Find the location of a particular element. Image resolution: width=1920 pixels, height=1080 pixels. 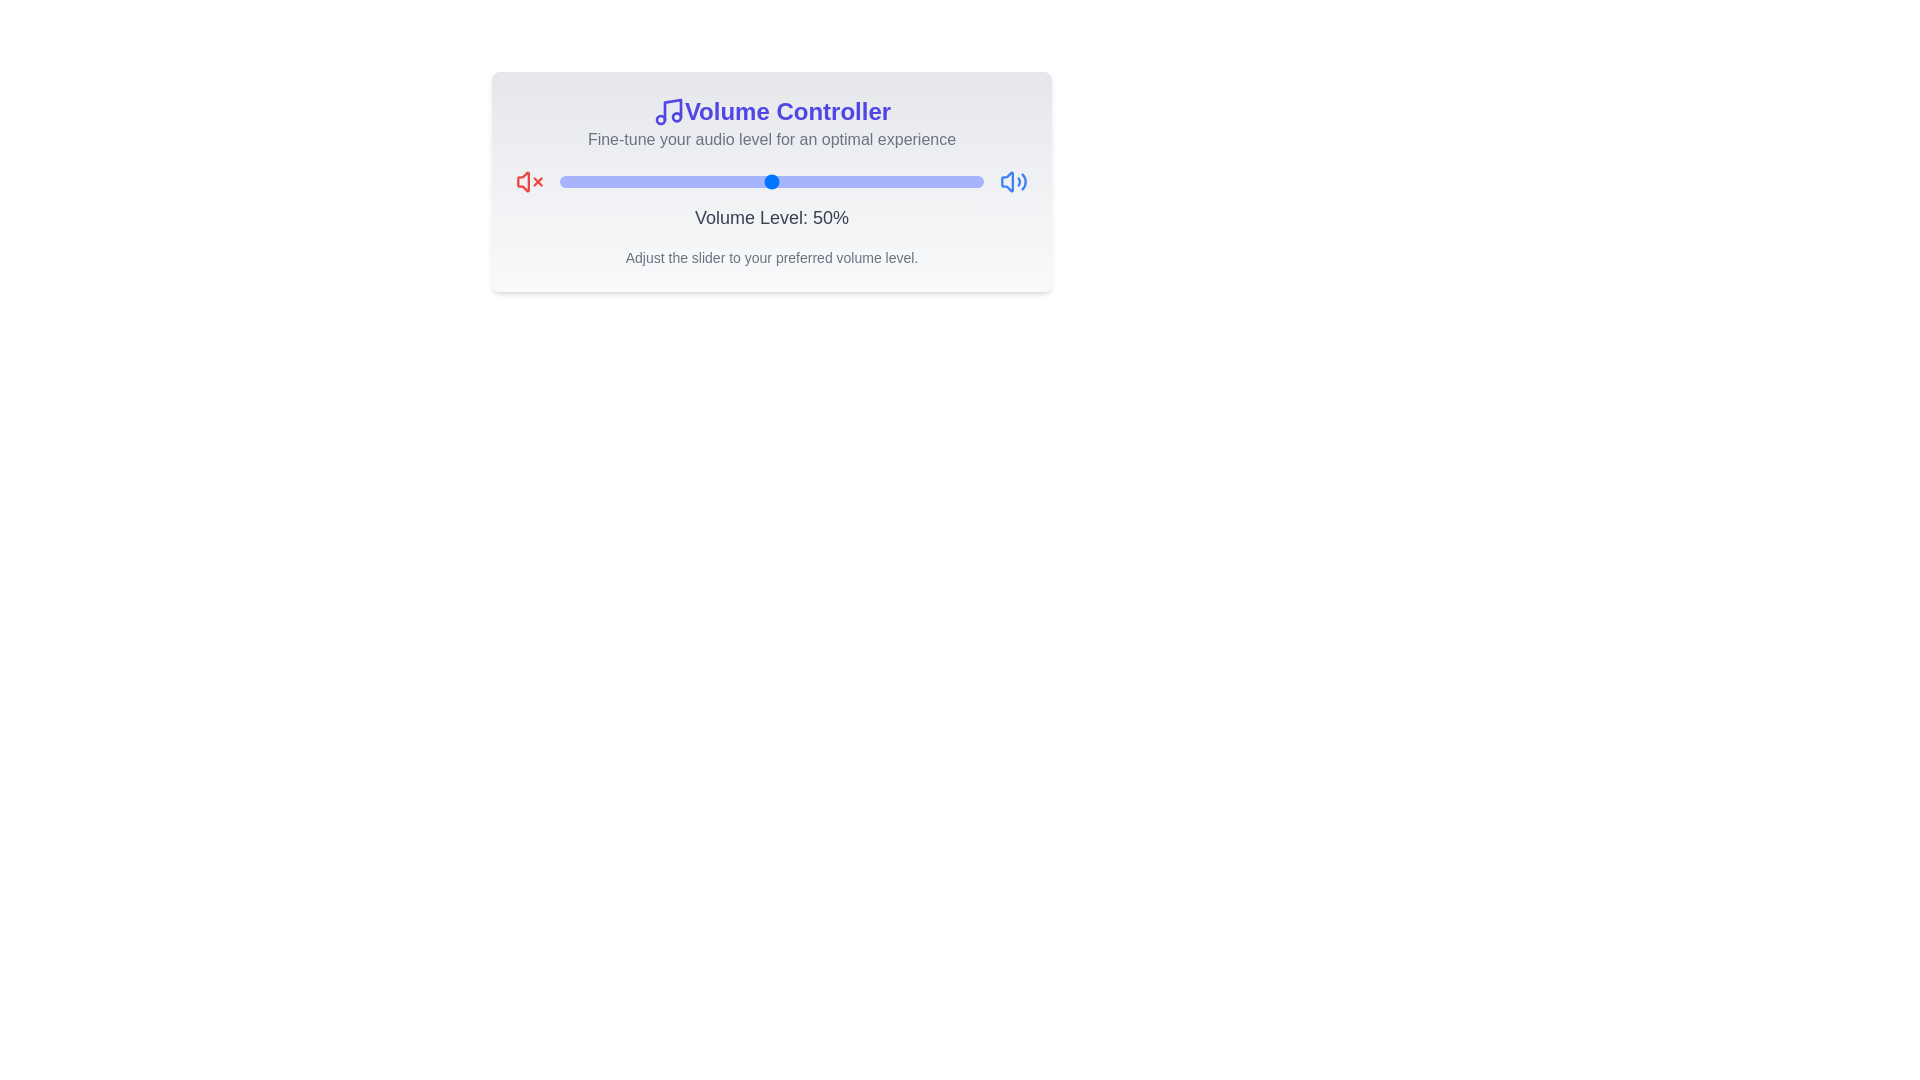

the mute icon to interpret its purpose is located at coordinates (529, 181).